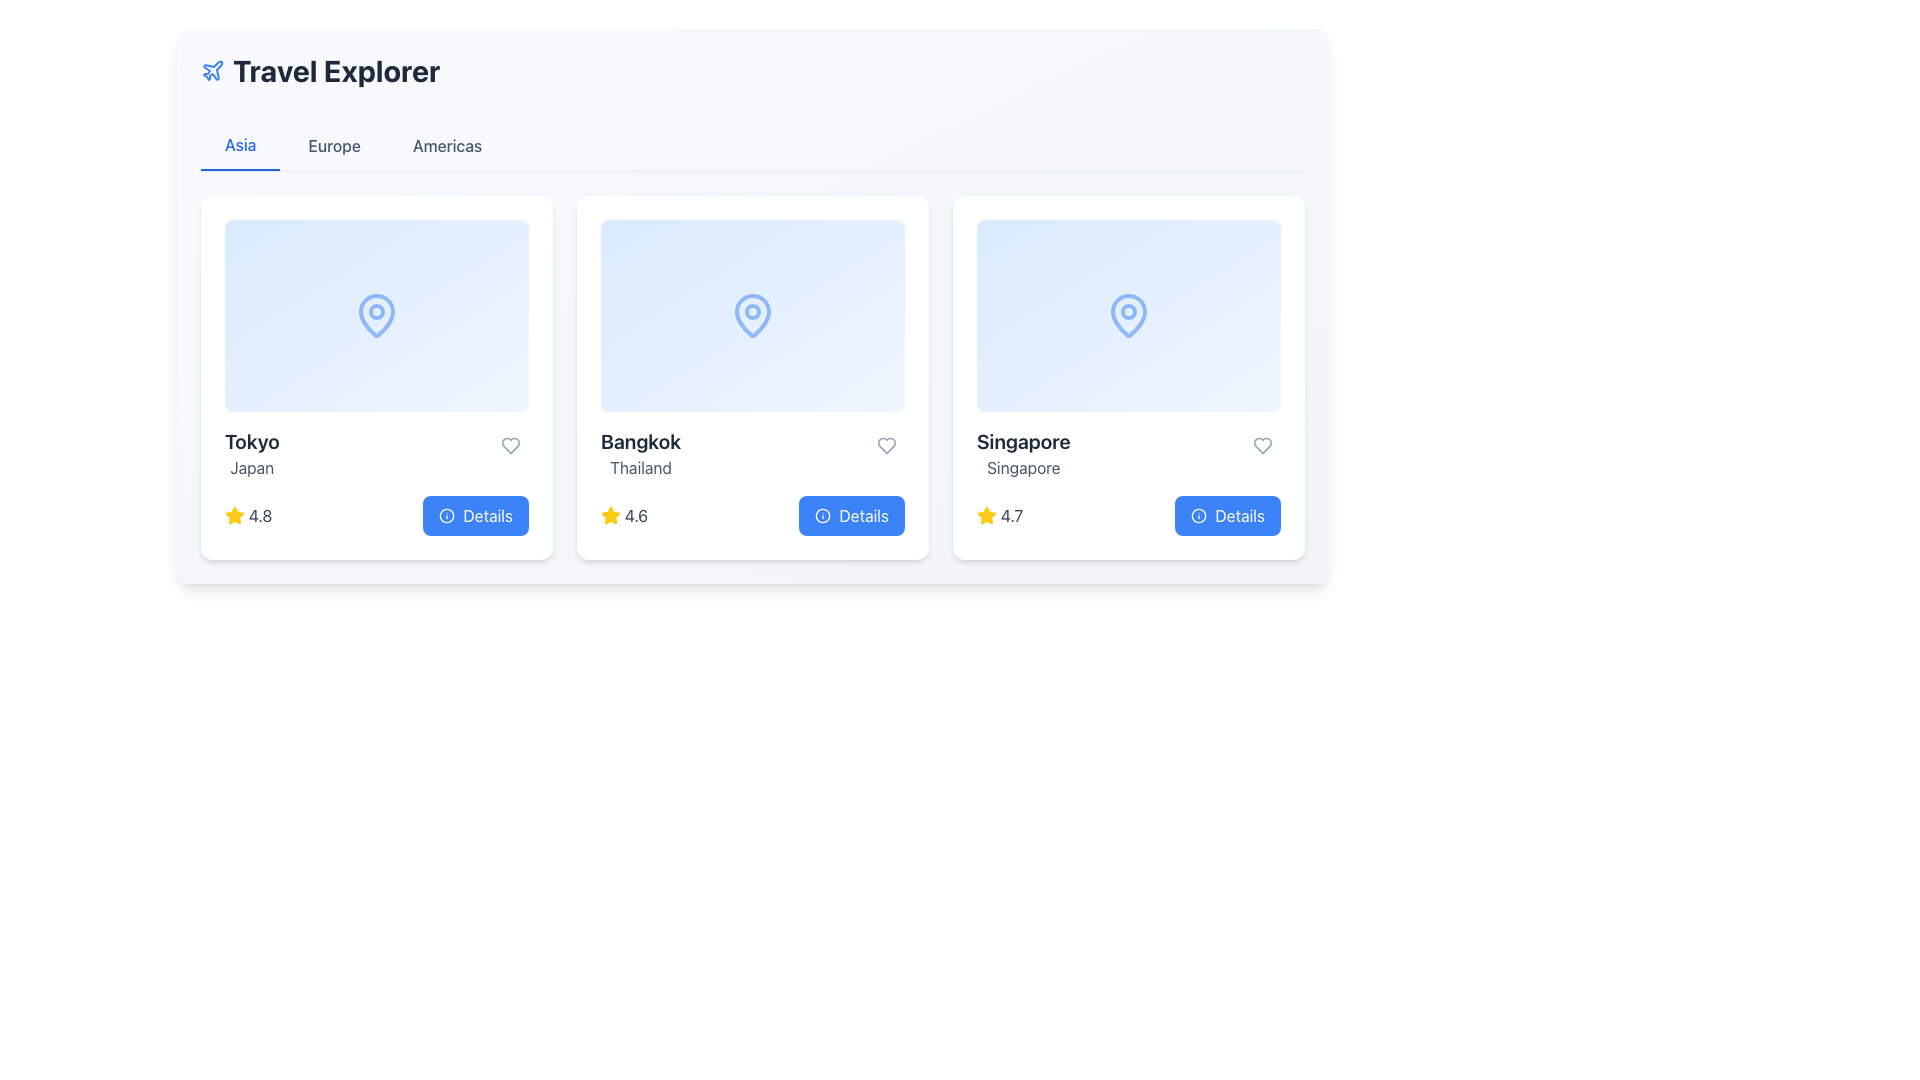 The image size is (1920, 1080). I want to click on the 'Details' button with a blue background and white text for keyboard navigation, so click(475, 515).